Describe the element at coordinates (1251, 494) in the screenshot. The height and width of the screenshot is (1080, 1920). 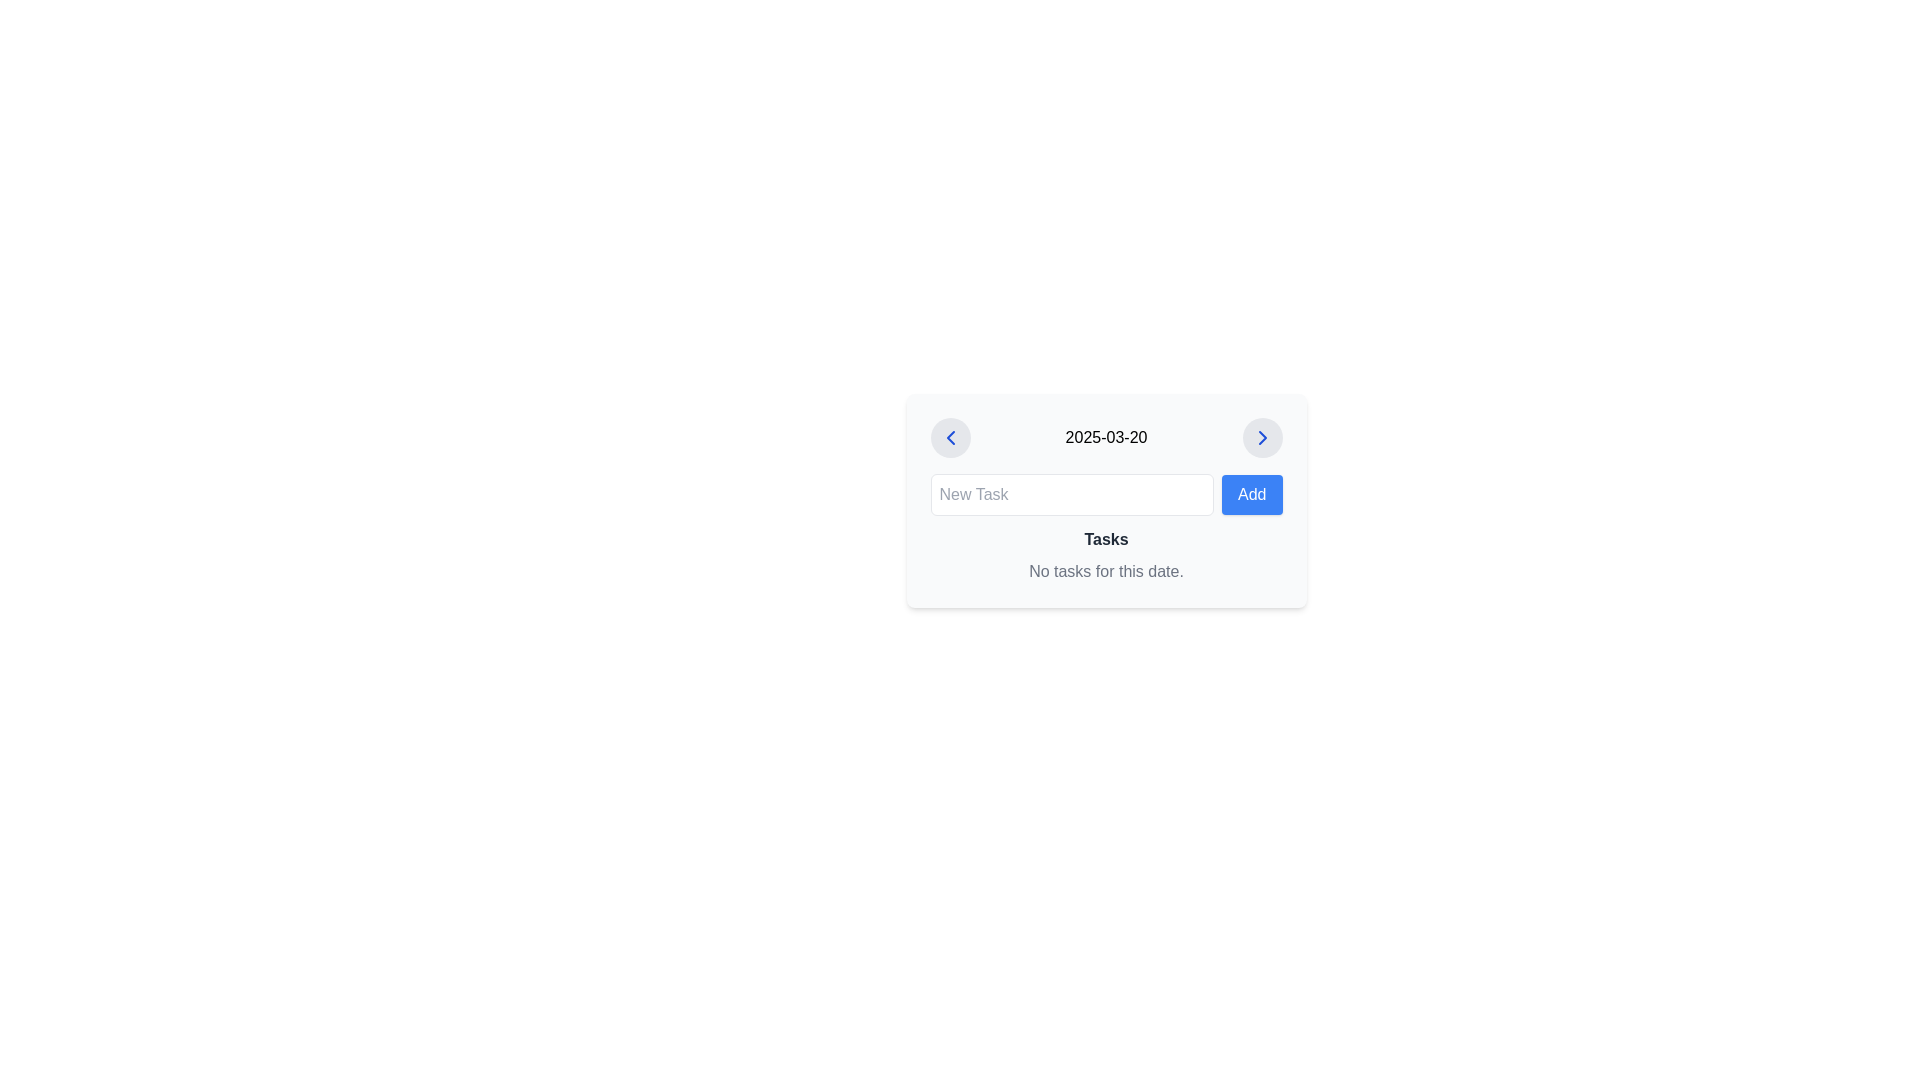
I see `the button located immediately to the right of the 'New Task' text input field` at that location.